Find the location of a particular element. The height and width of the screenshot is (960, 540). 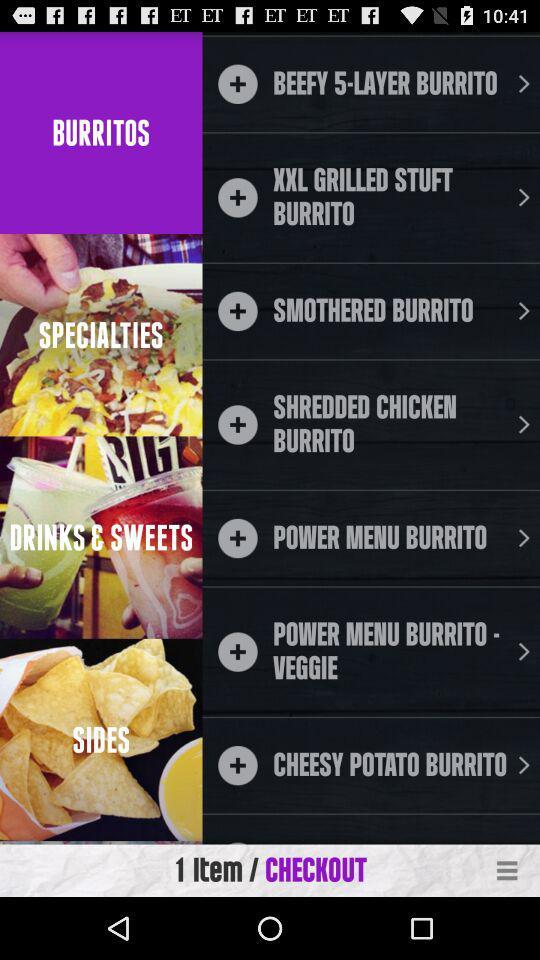

the menu icon is located at coordinates (507, 931).